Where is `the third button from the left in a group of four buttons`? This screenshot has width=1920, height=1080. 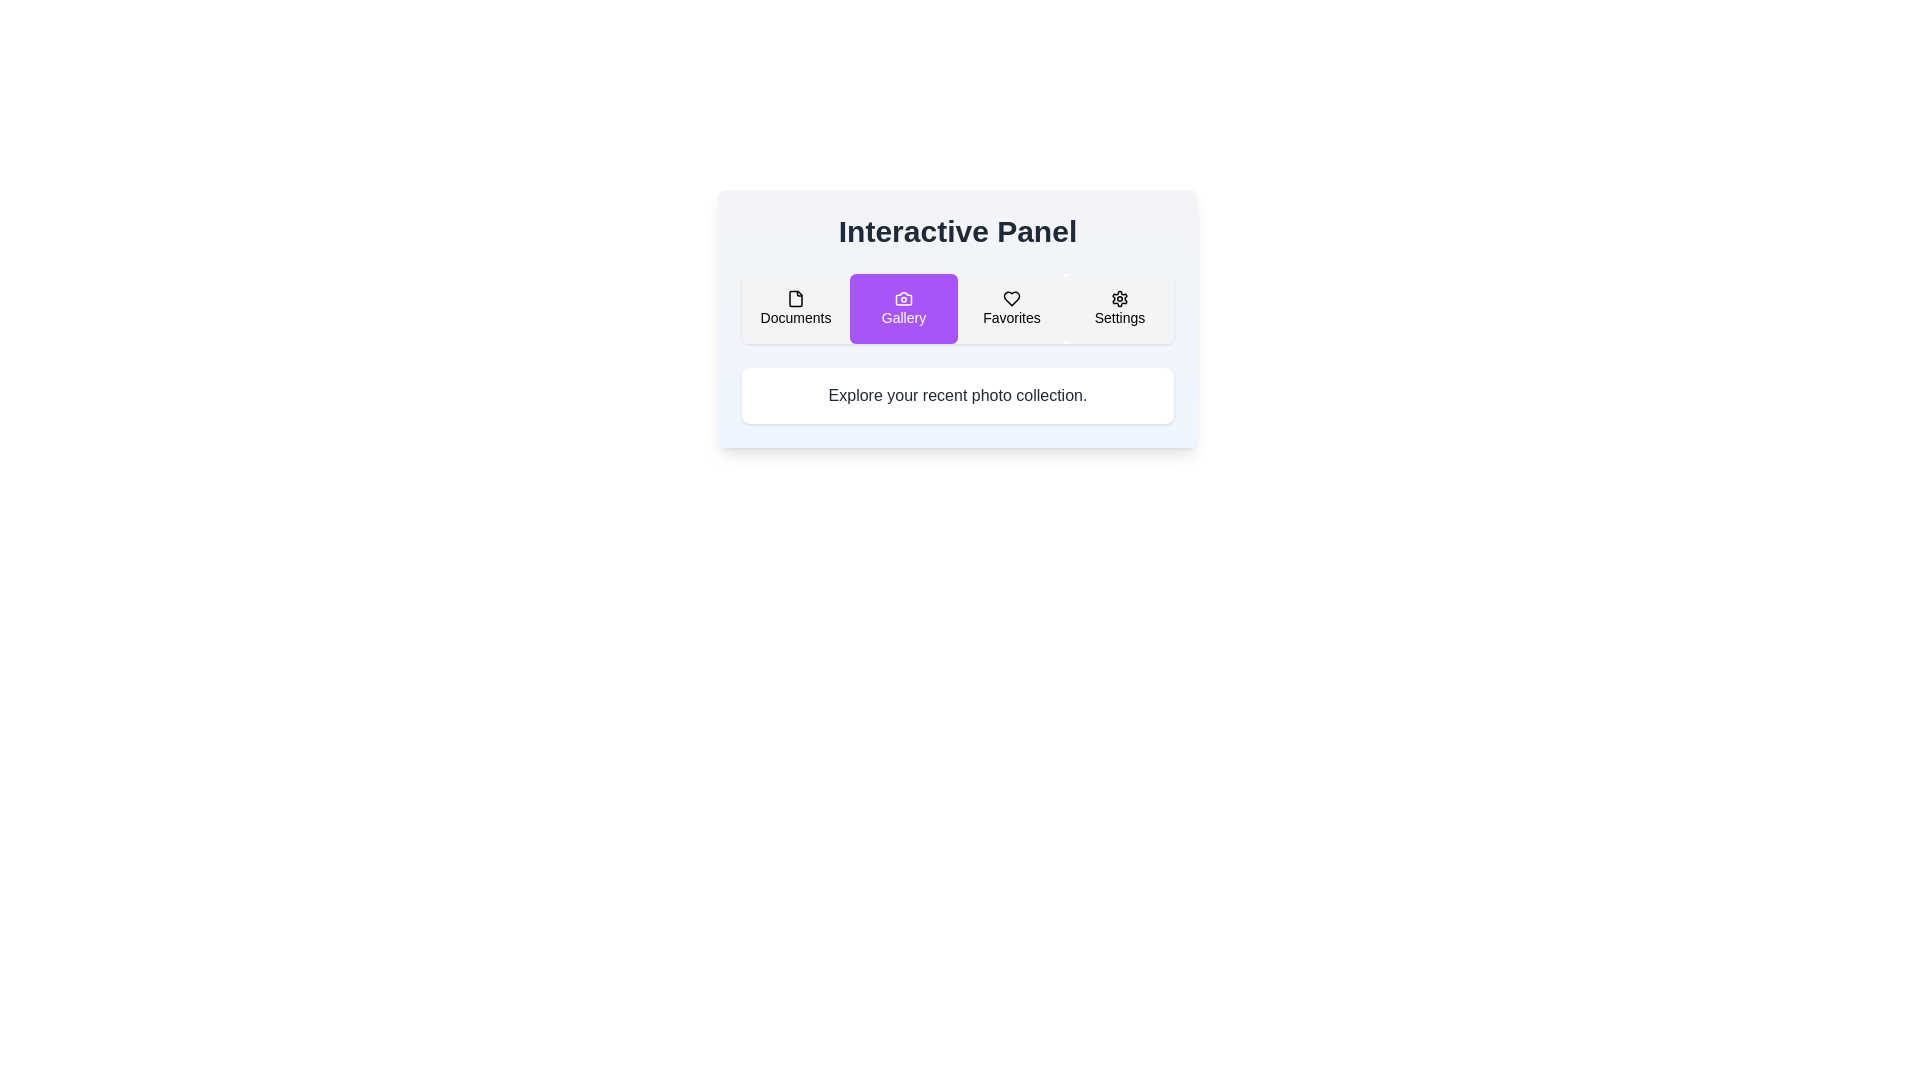 the third button from the left in a group of four buttons is located at coordinates (1012, 308).